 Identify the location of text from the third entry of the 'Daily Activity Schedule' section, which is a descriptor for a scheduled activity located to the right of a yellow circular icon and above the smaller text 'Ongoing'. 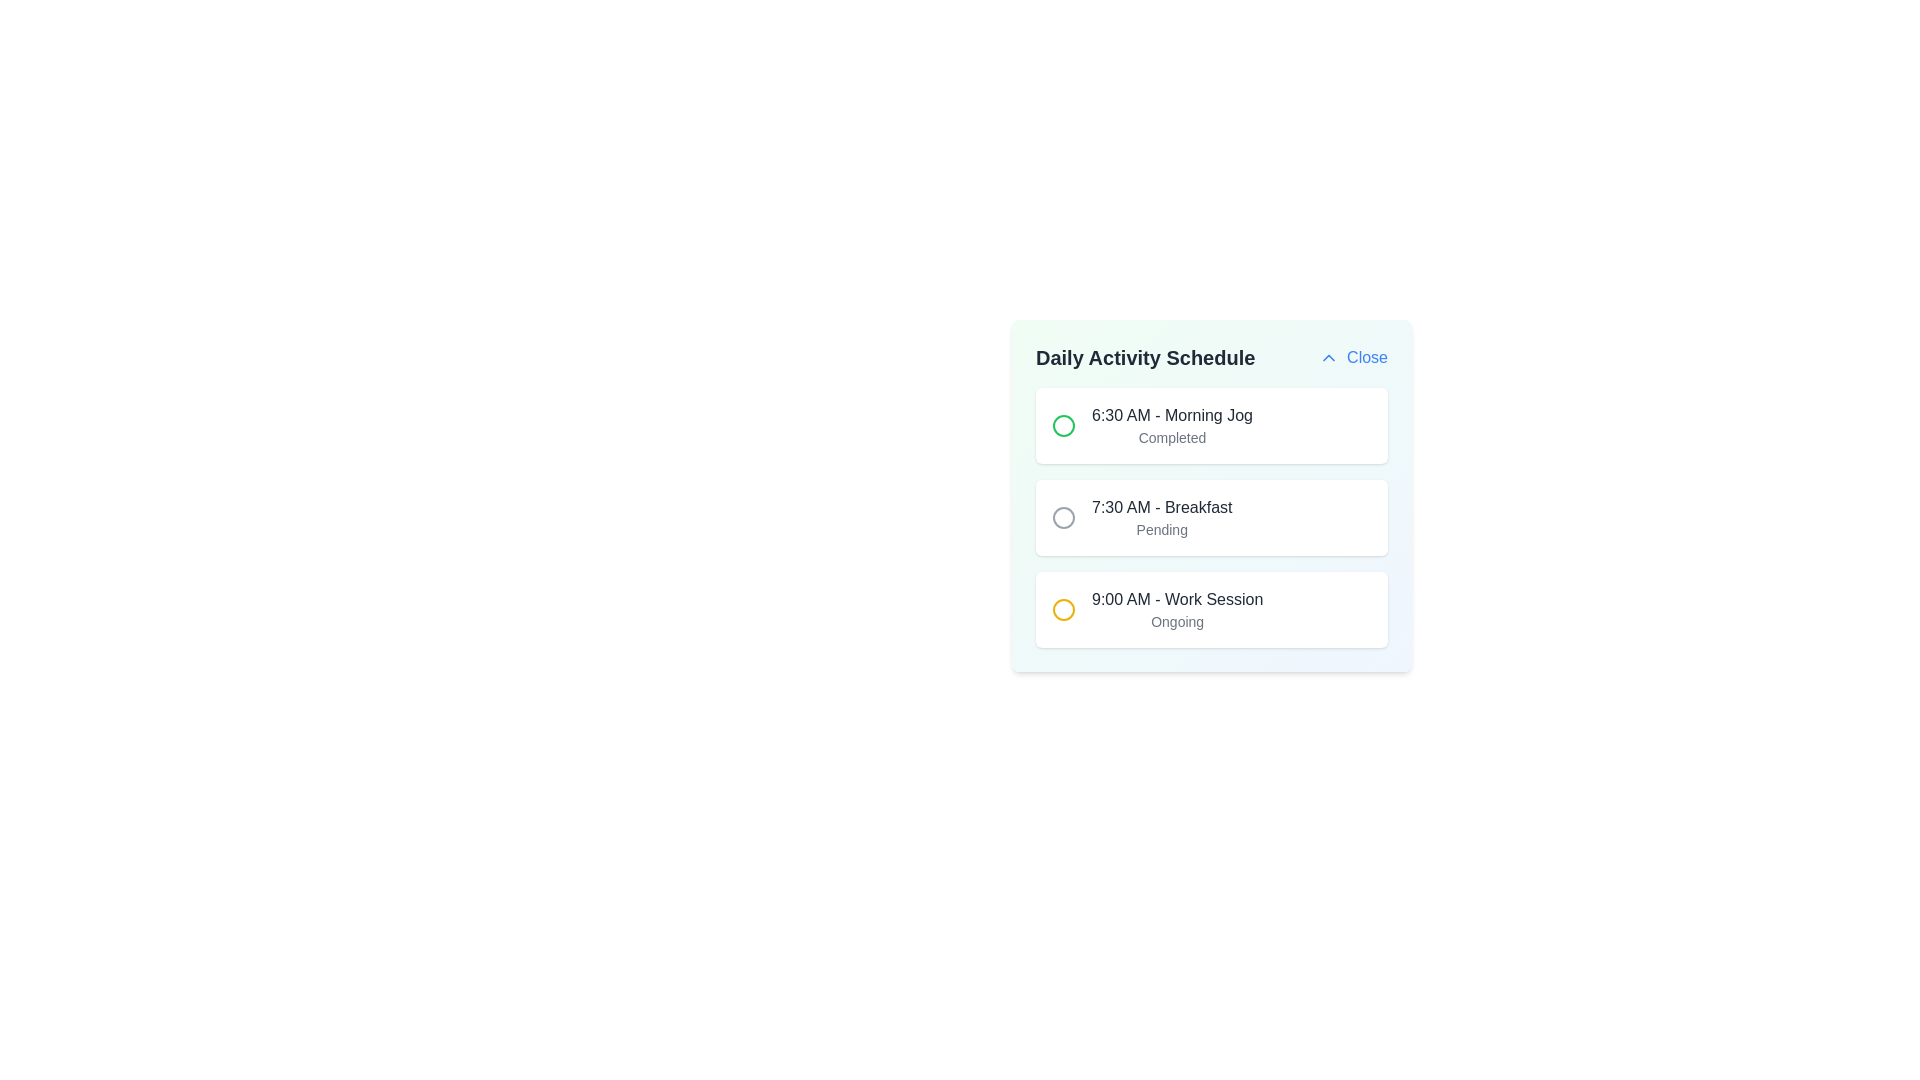
(1177, 599).